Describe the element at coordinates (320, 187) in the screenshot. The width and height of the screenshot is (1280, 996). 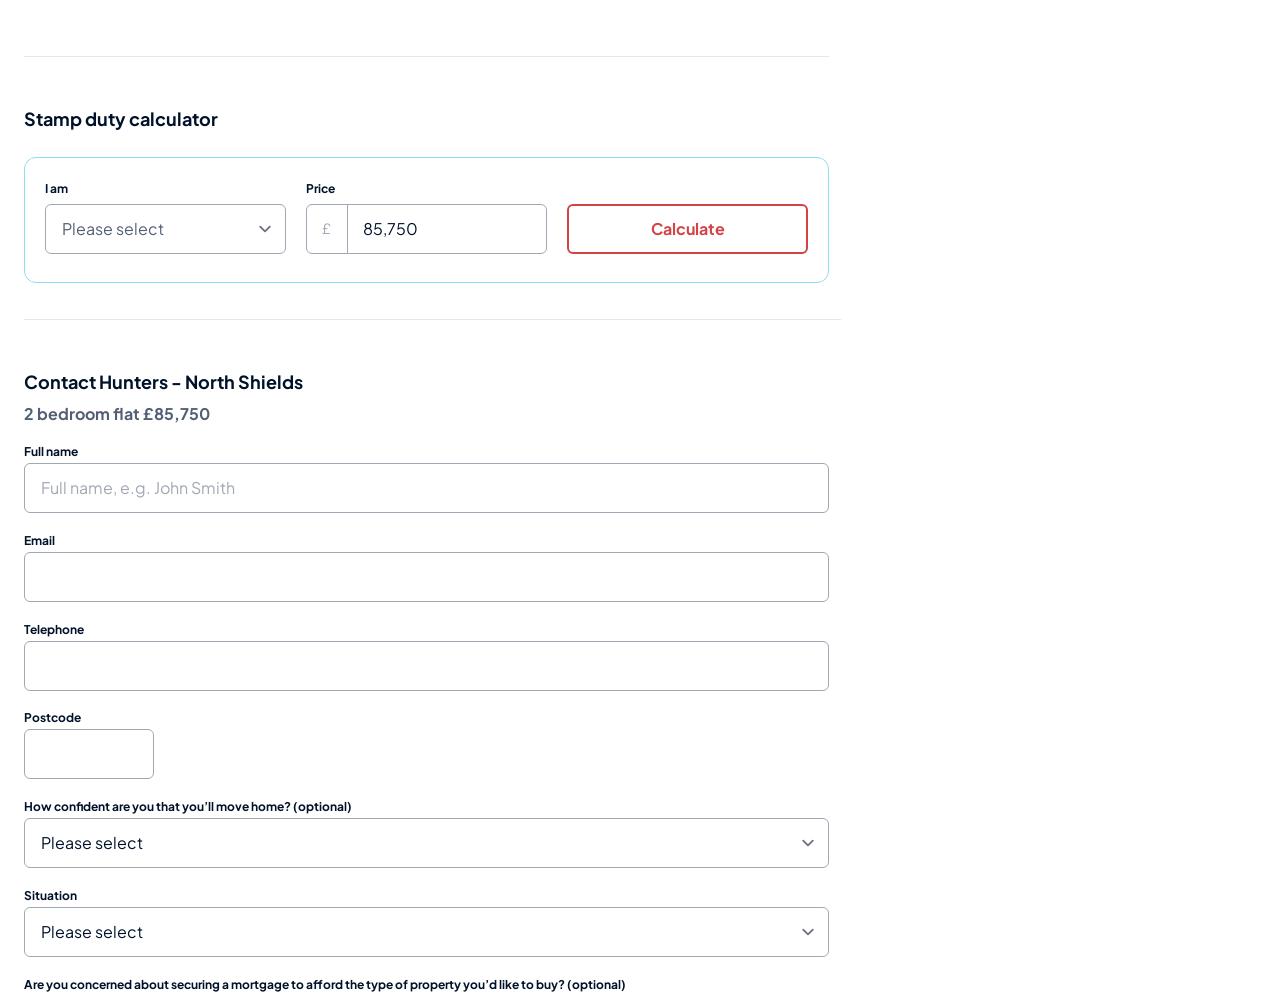
I see `'Price'` at that location.